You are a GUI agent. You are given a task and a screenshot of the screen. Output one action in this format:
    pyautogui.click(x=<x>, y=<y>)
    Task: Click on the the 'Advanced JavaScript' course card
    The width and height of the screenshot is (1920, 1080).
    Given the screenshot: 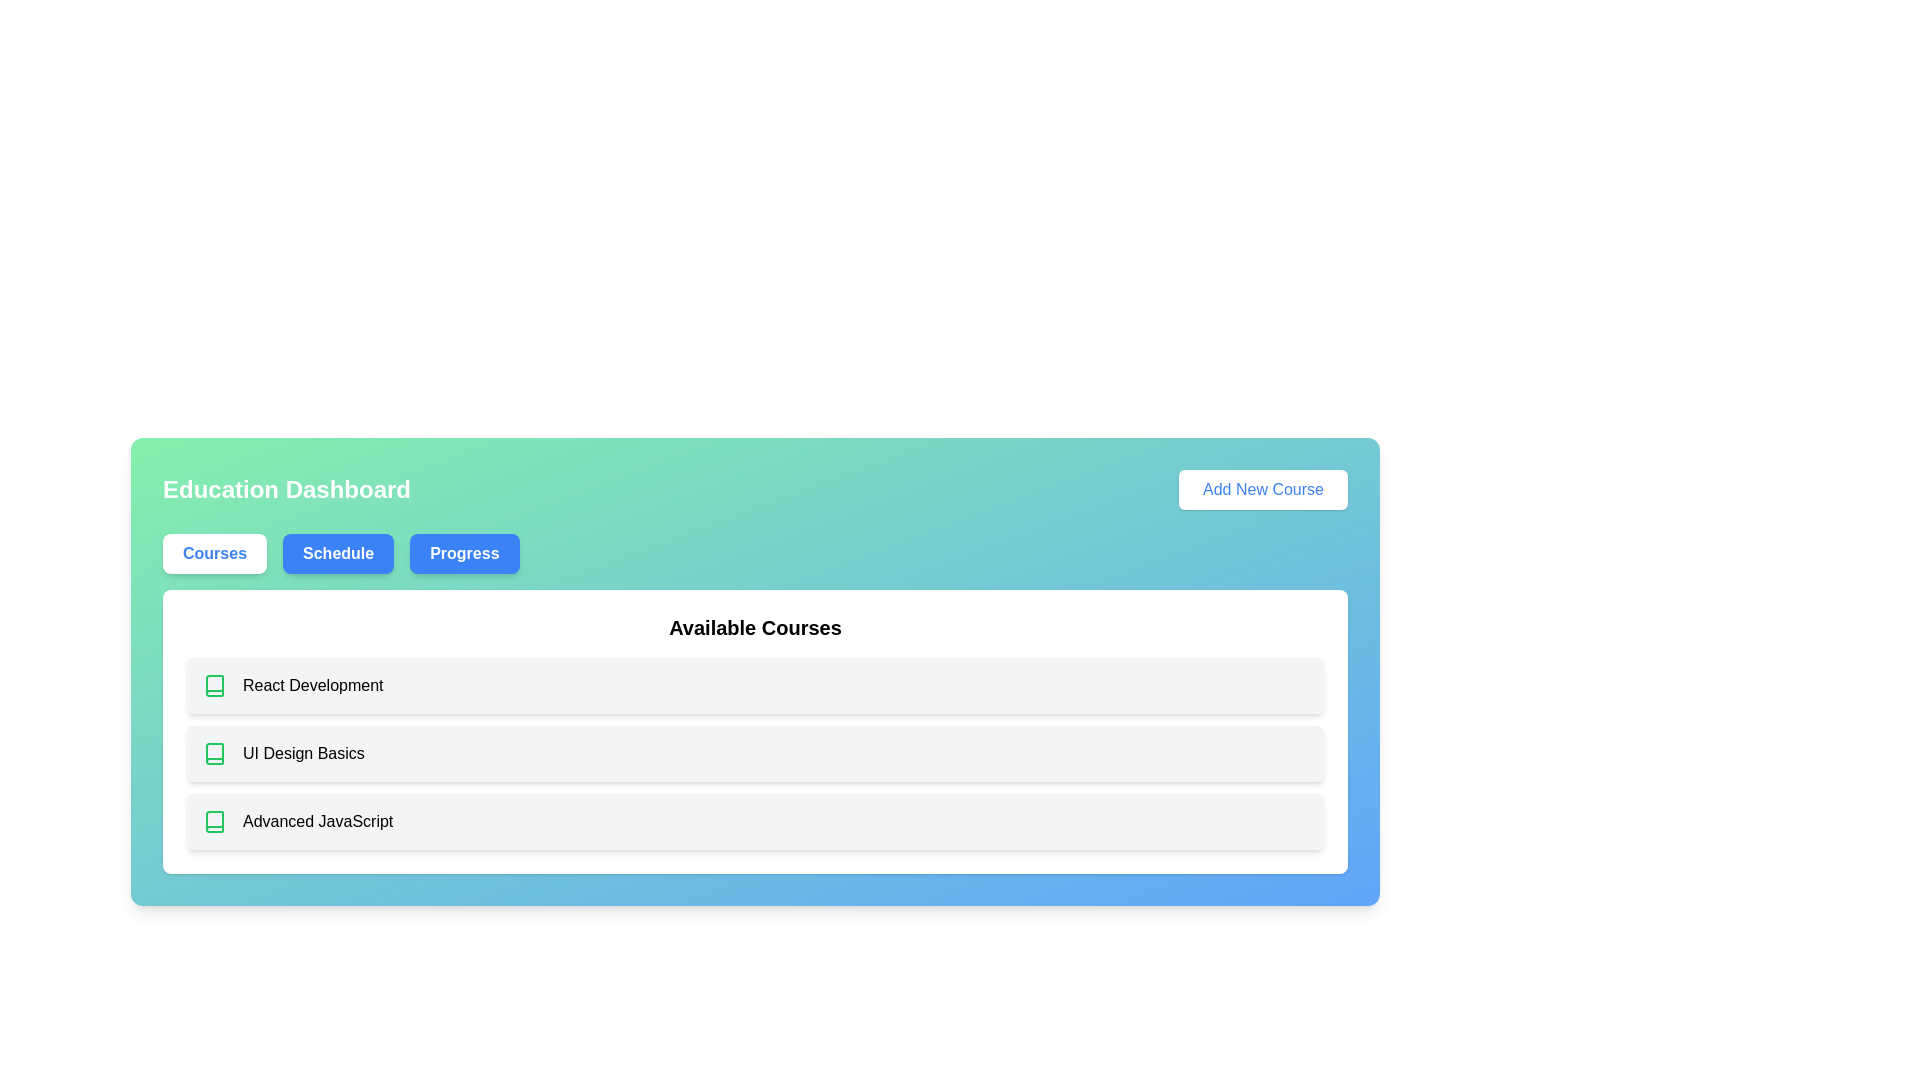 What is the action you would take?
    pyautogui.click(x=754, y=821)
    